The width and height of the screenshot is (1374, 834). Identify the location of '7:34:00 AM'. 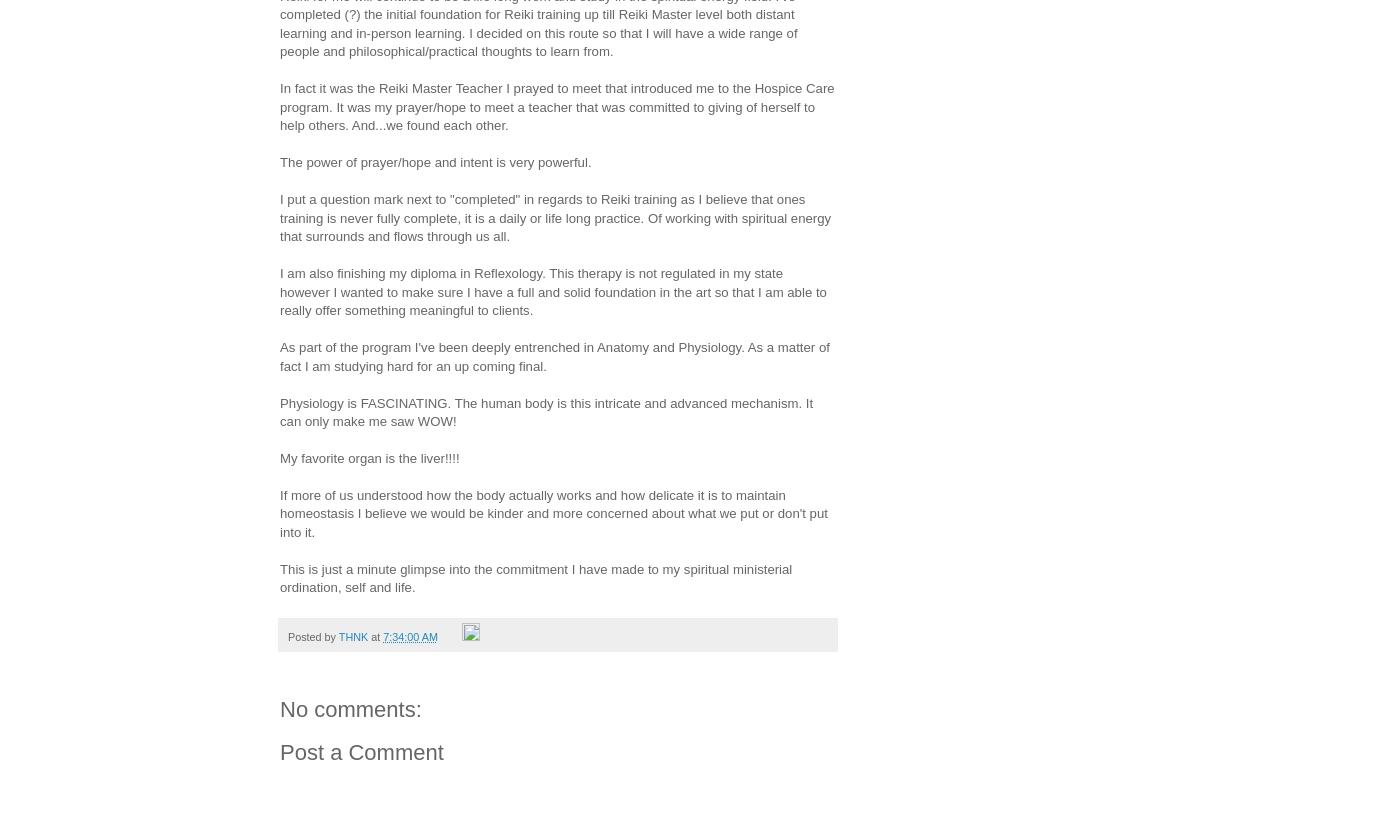
(410, 635).